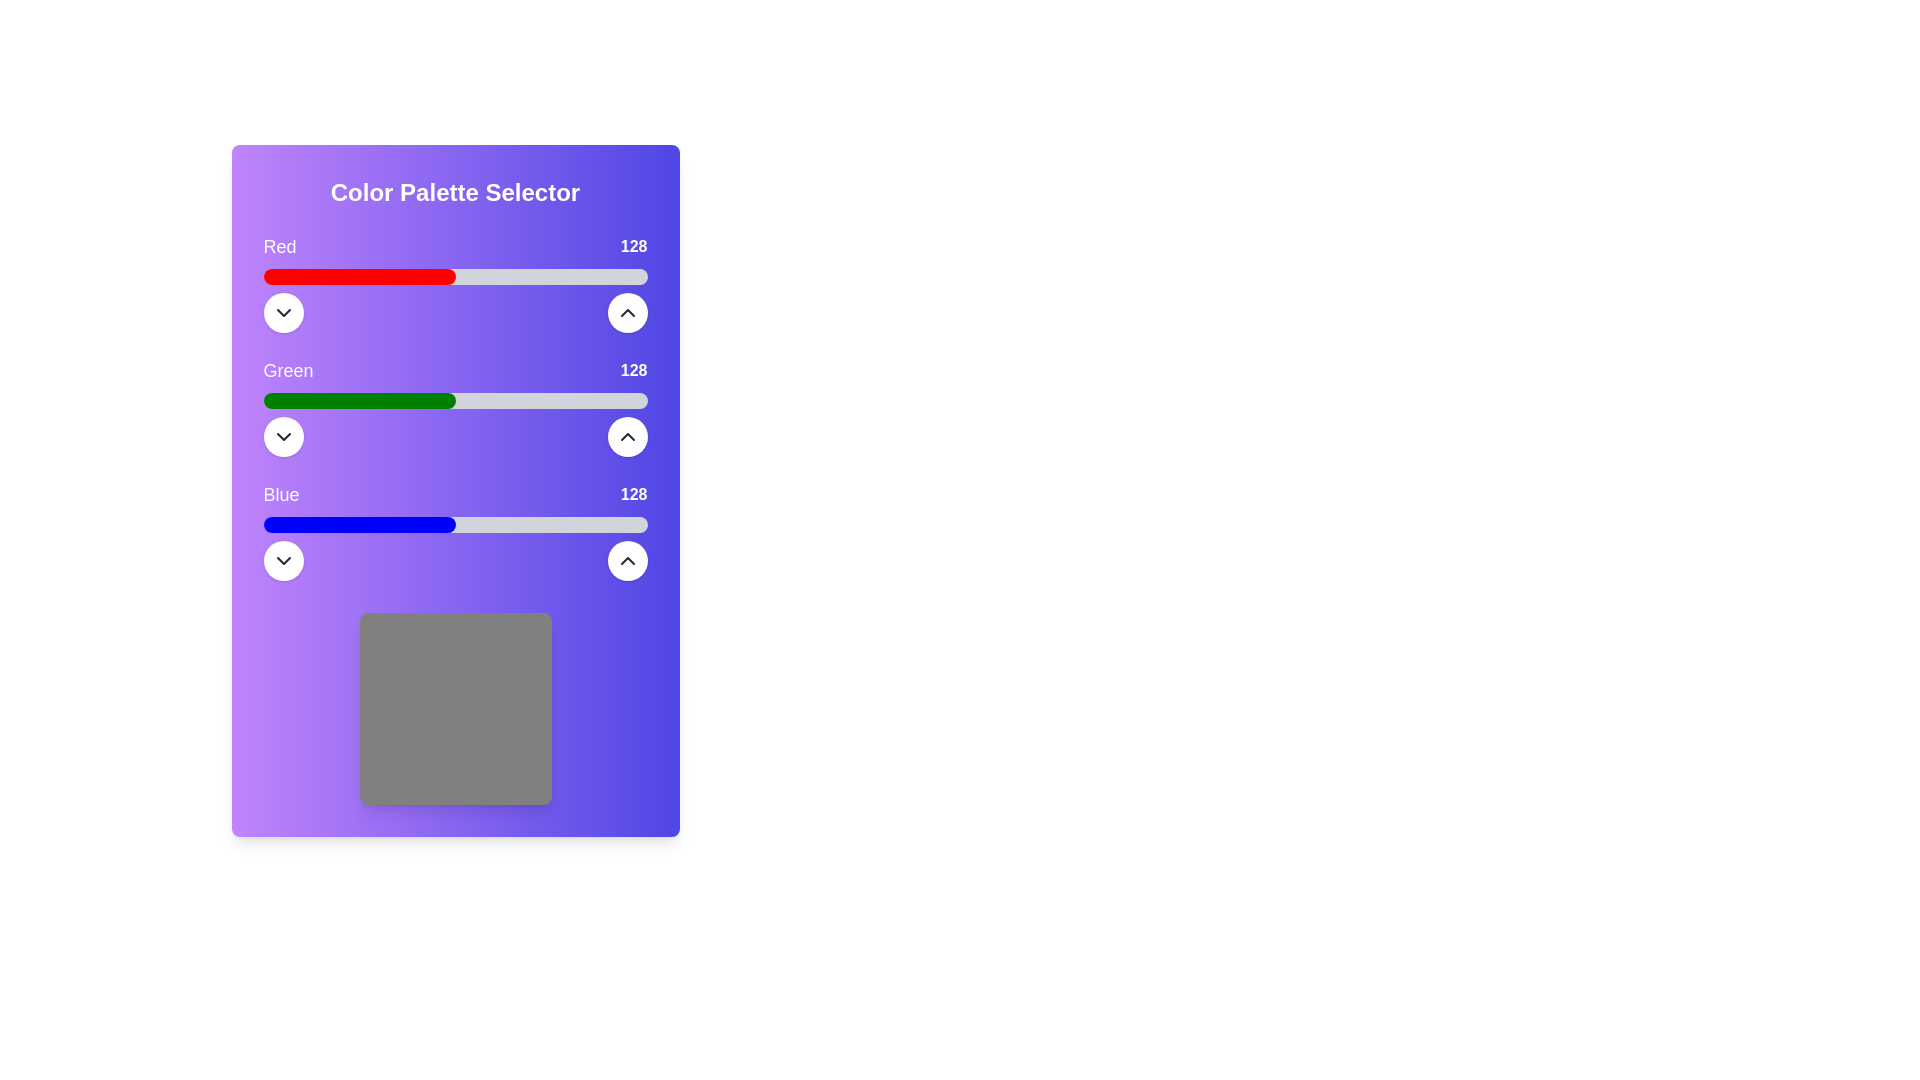 This screenshot has height=1080, width=1920. I want to click on the text label that displays 'Red', which is styled with a medium font weight and large size, located in the color adjustment interface, so click(278, 245).